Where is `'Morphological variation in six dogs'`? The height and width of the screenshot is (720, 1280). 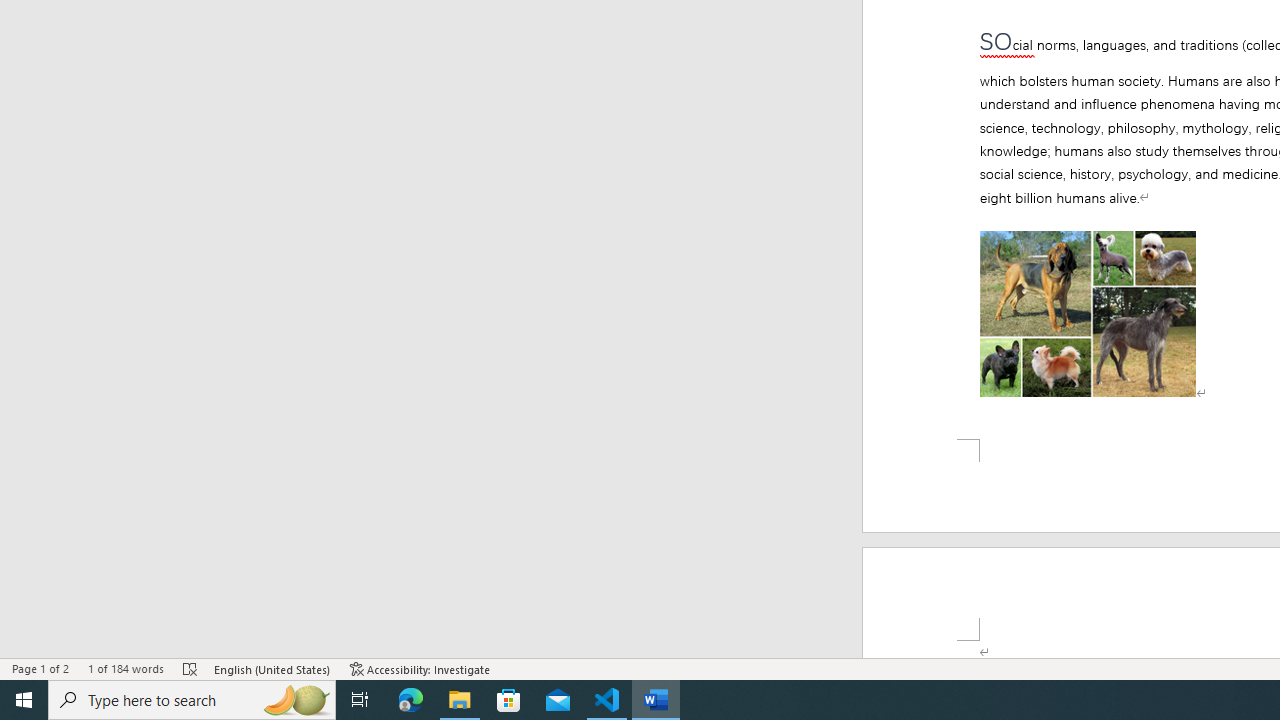 'Morphological variation in six dogs' is located at coordinates (1087, 313).